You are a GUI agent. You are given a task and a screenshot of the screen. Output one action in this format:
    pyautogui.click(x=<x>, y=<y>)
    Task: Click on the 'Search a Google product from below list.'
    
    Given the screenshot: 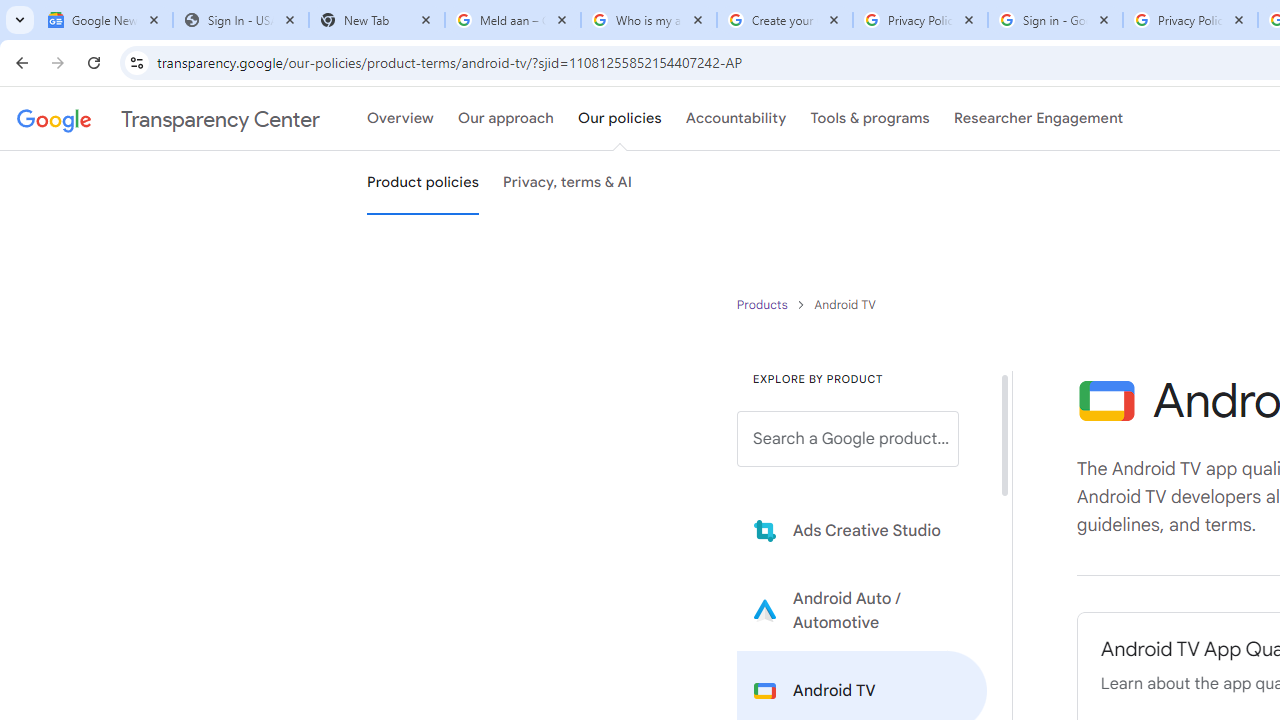 What is the action you would take?
    pyautogui.click(x=848, y=438)
    